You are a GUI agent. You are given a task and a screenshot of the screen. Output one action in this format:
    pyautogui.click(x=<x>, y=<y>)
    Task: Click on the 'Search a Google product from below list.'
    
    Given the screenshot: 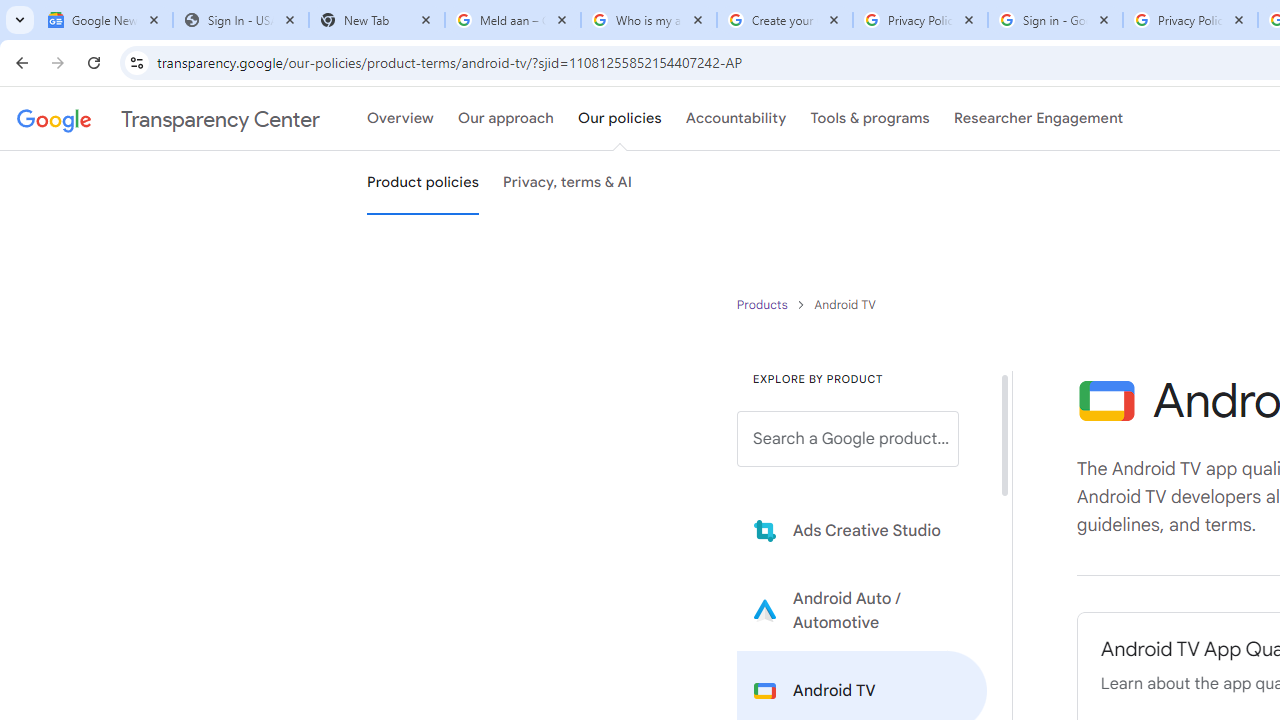 What is the action you would take?
    pyautogui.click(x=848, y=438)
    